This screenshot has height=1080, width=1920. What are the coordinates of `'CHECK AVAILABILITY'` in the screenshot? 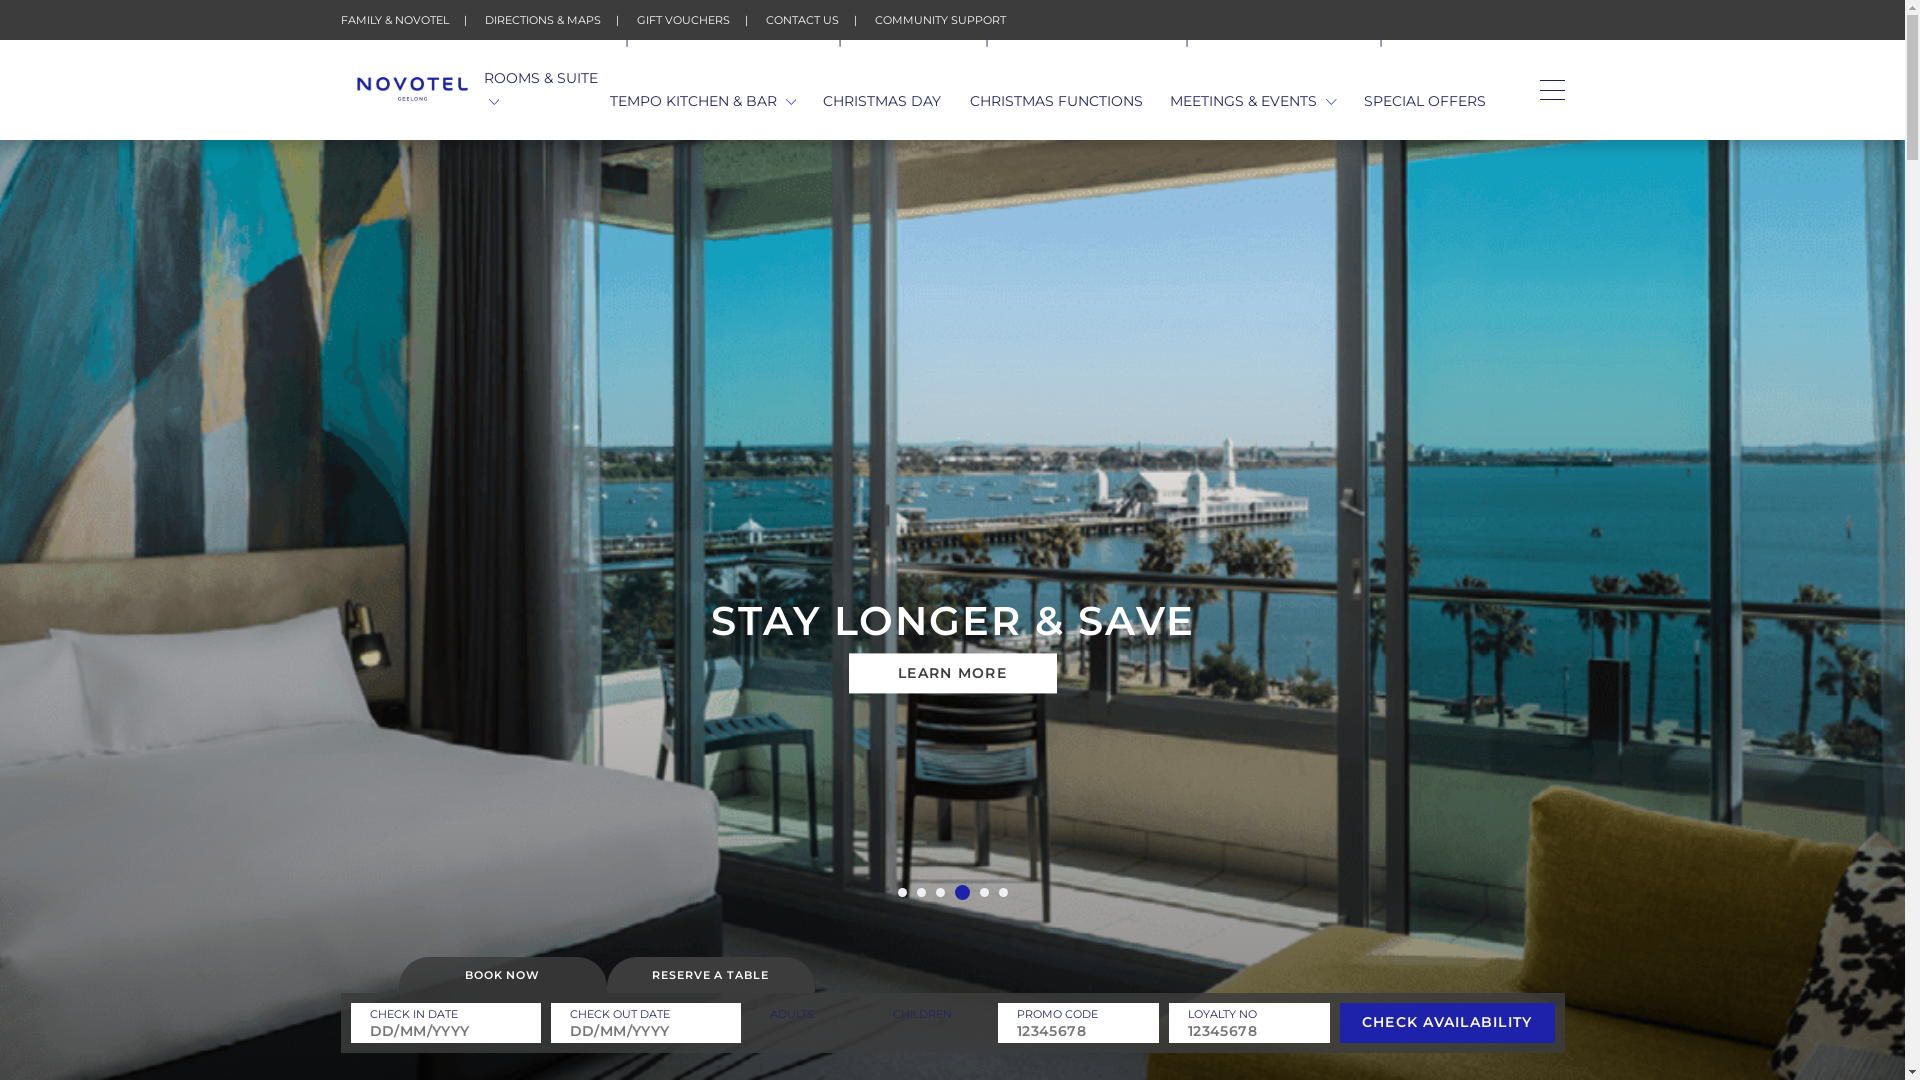 It's located at (1339, 1022).